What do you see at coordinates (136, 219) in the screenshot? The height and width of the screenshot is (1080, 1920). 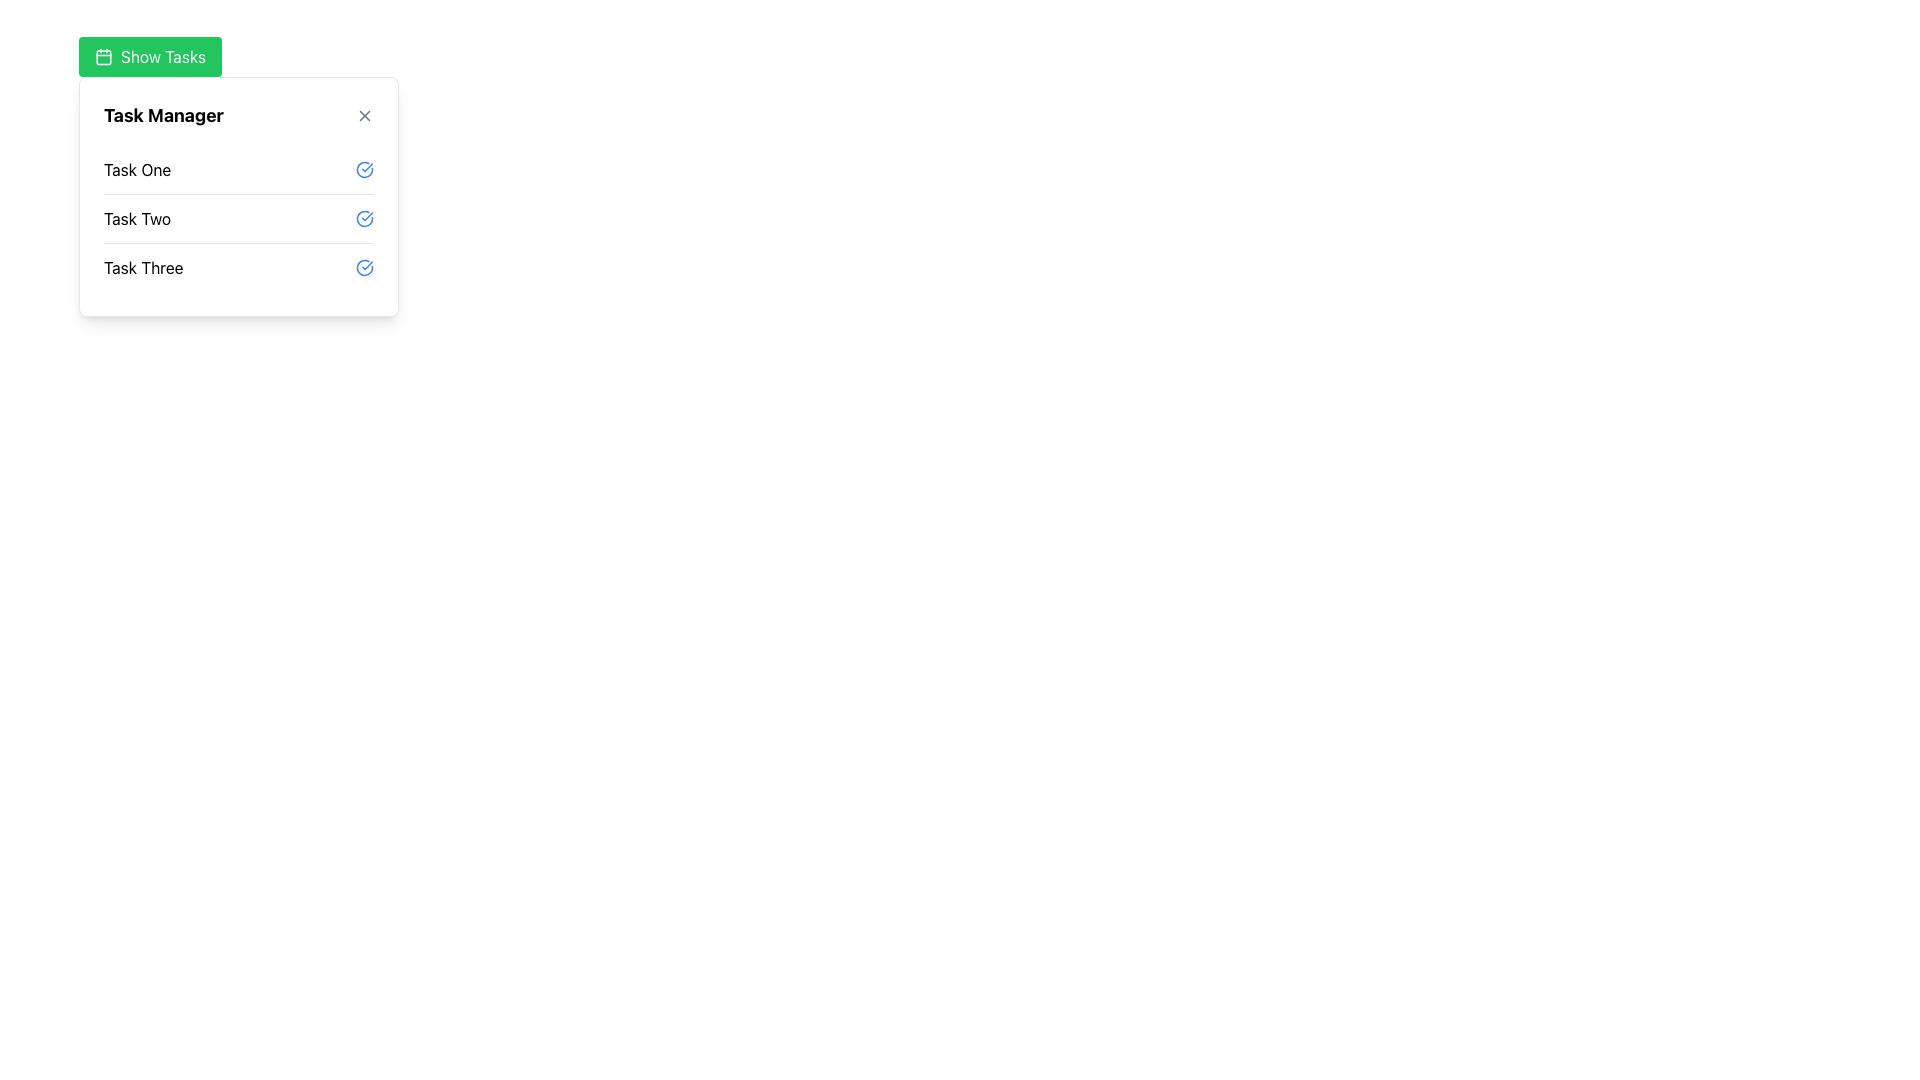 I see `the second task label in the task management list, which is located below 'Task One' and above 'Task Three', aligned to the left of the panel` at bounding box center [136, 219].